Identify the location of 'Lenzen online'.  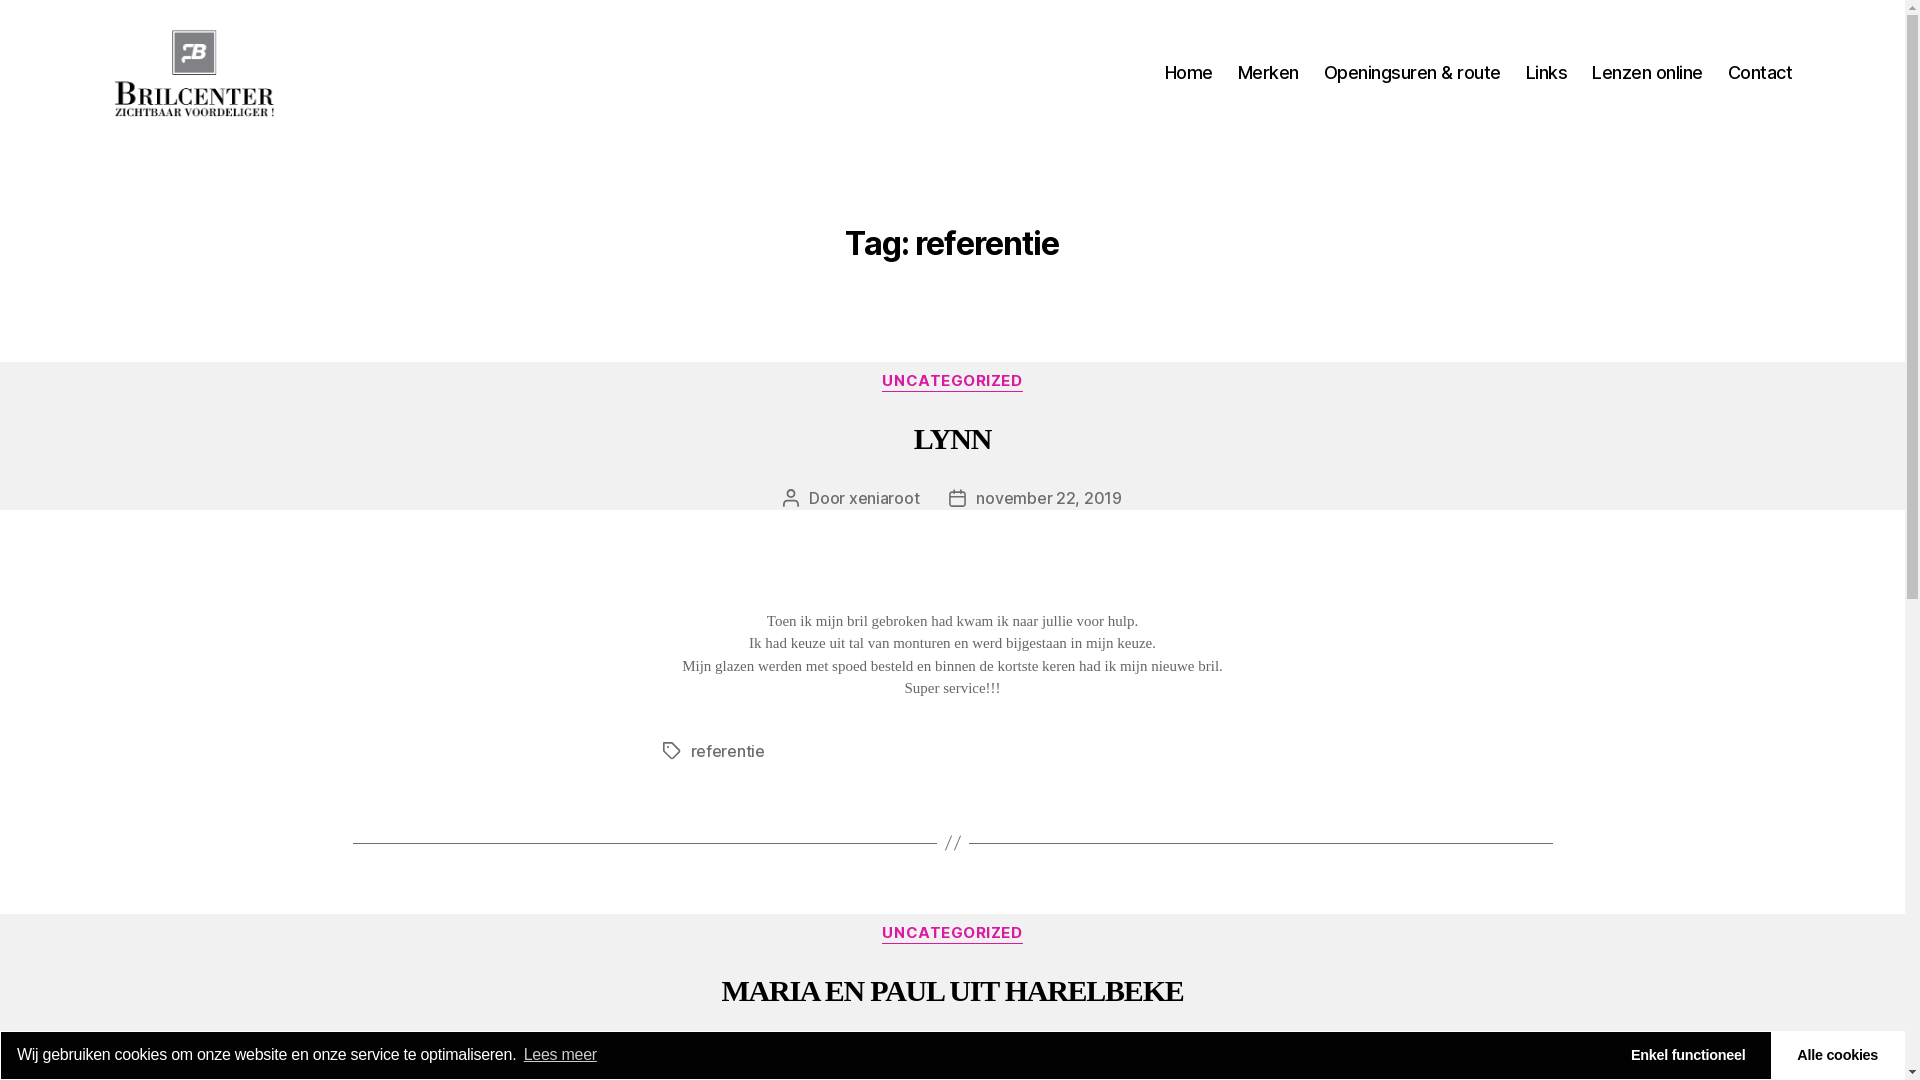
(1647, 72).